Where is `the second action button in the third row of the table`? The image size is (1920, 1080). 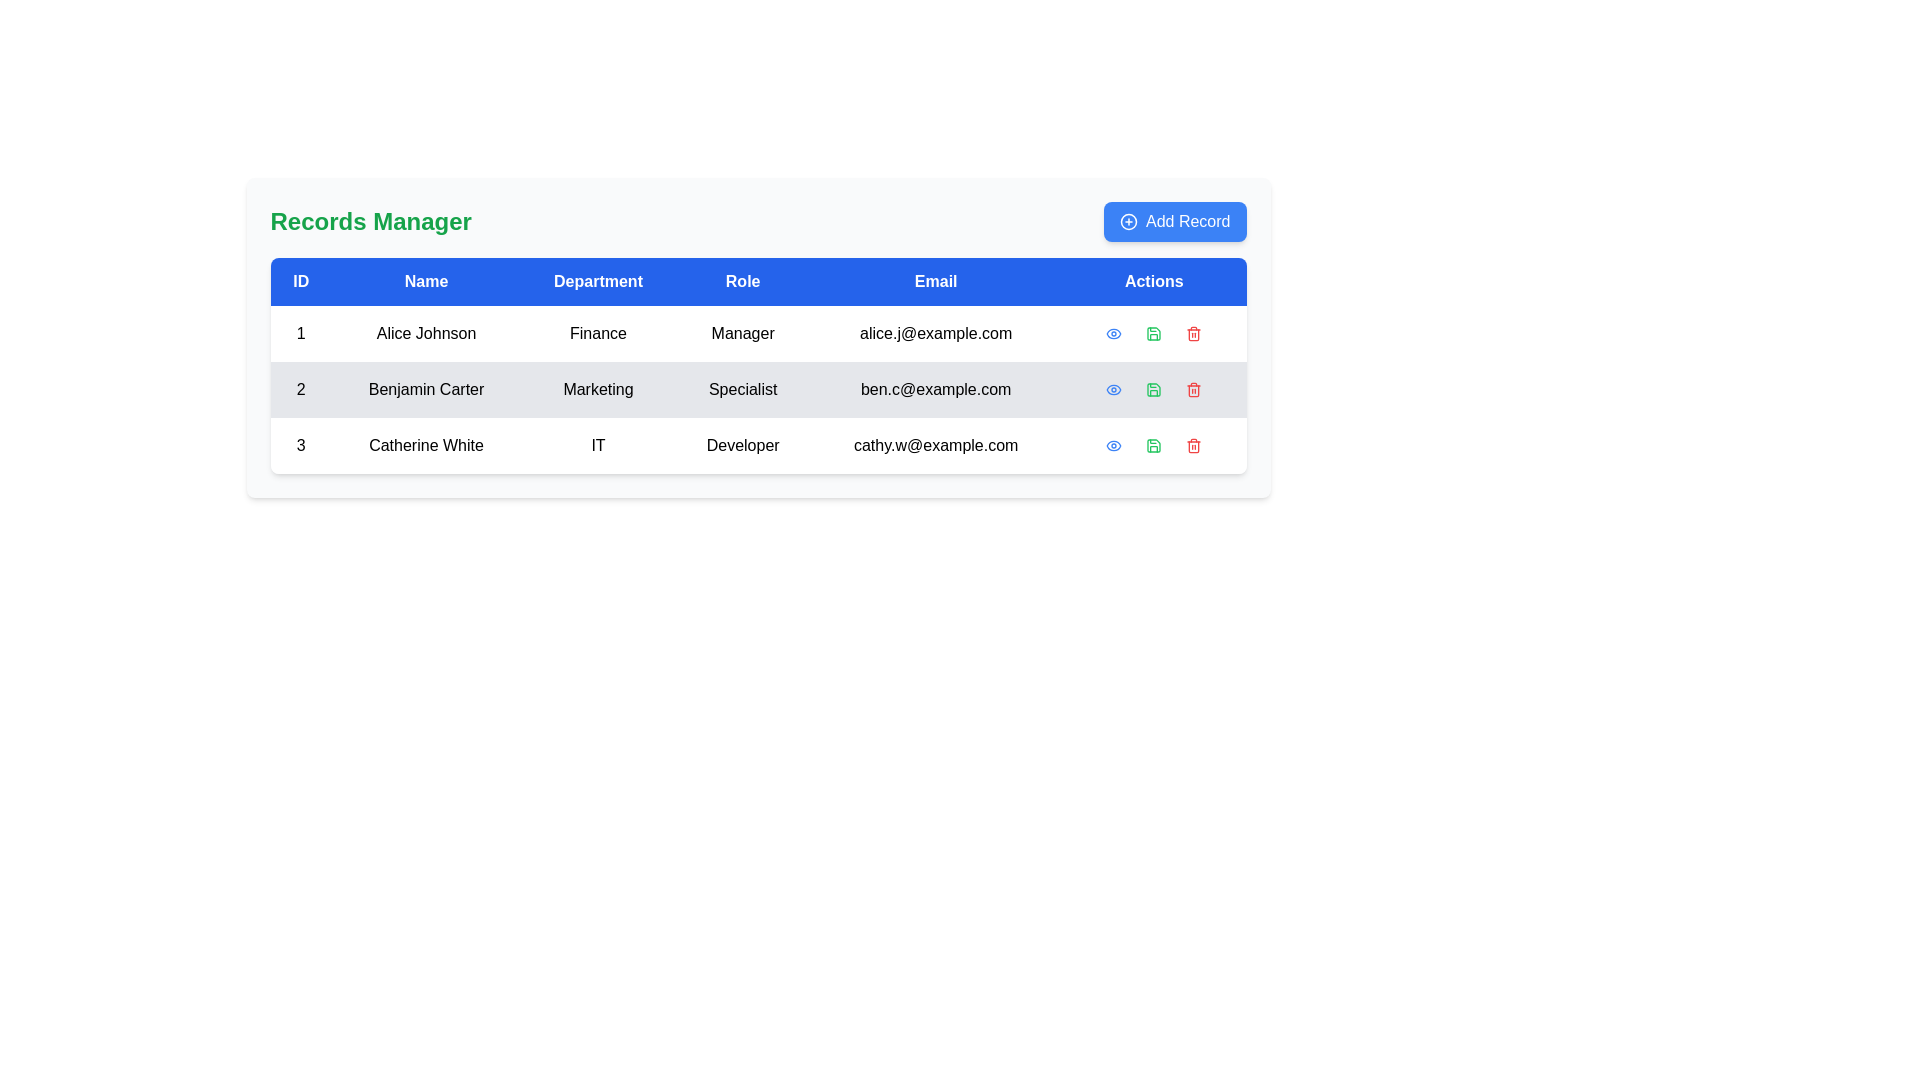 the second action button in the third row of the table is located at coordinates (1153, 445).